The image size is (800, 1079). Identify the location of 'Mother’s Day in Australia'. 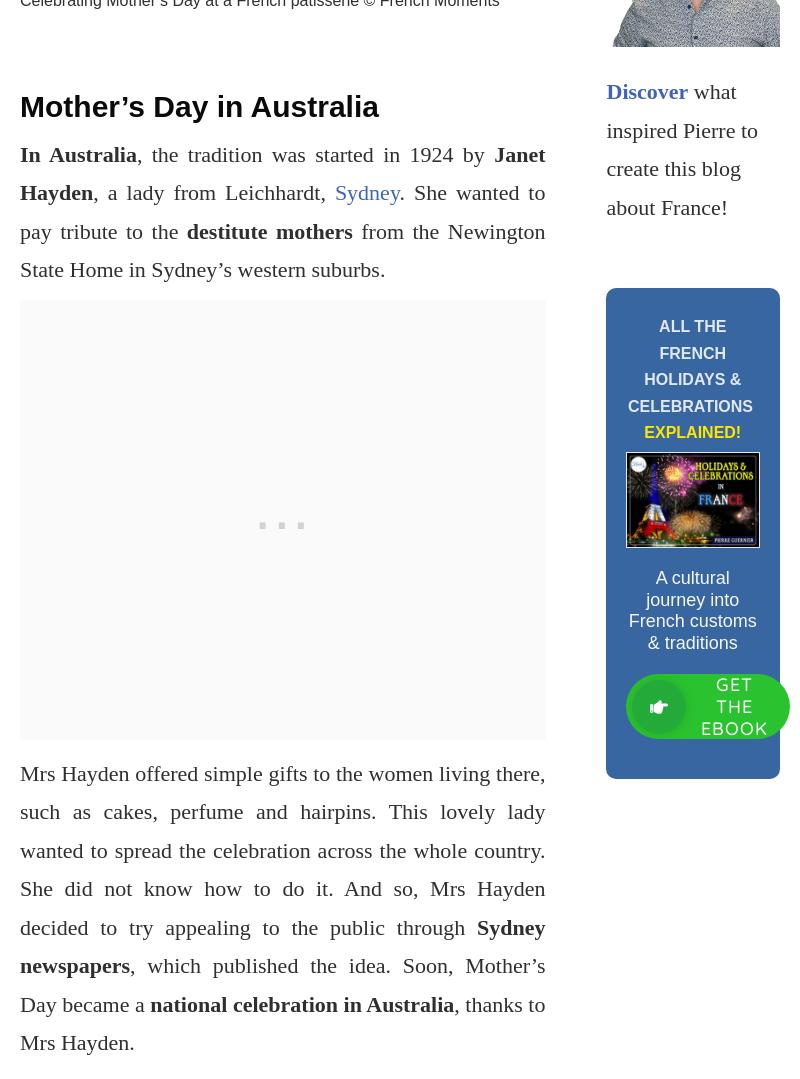
(197, 105).